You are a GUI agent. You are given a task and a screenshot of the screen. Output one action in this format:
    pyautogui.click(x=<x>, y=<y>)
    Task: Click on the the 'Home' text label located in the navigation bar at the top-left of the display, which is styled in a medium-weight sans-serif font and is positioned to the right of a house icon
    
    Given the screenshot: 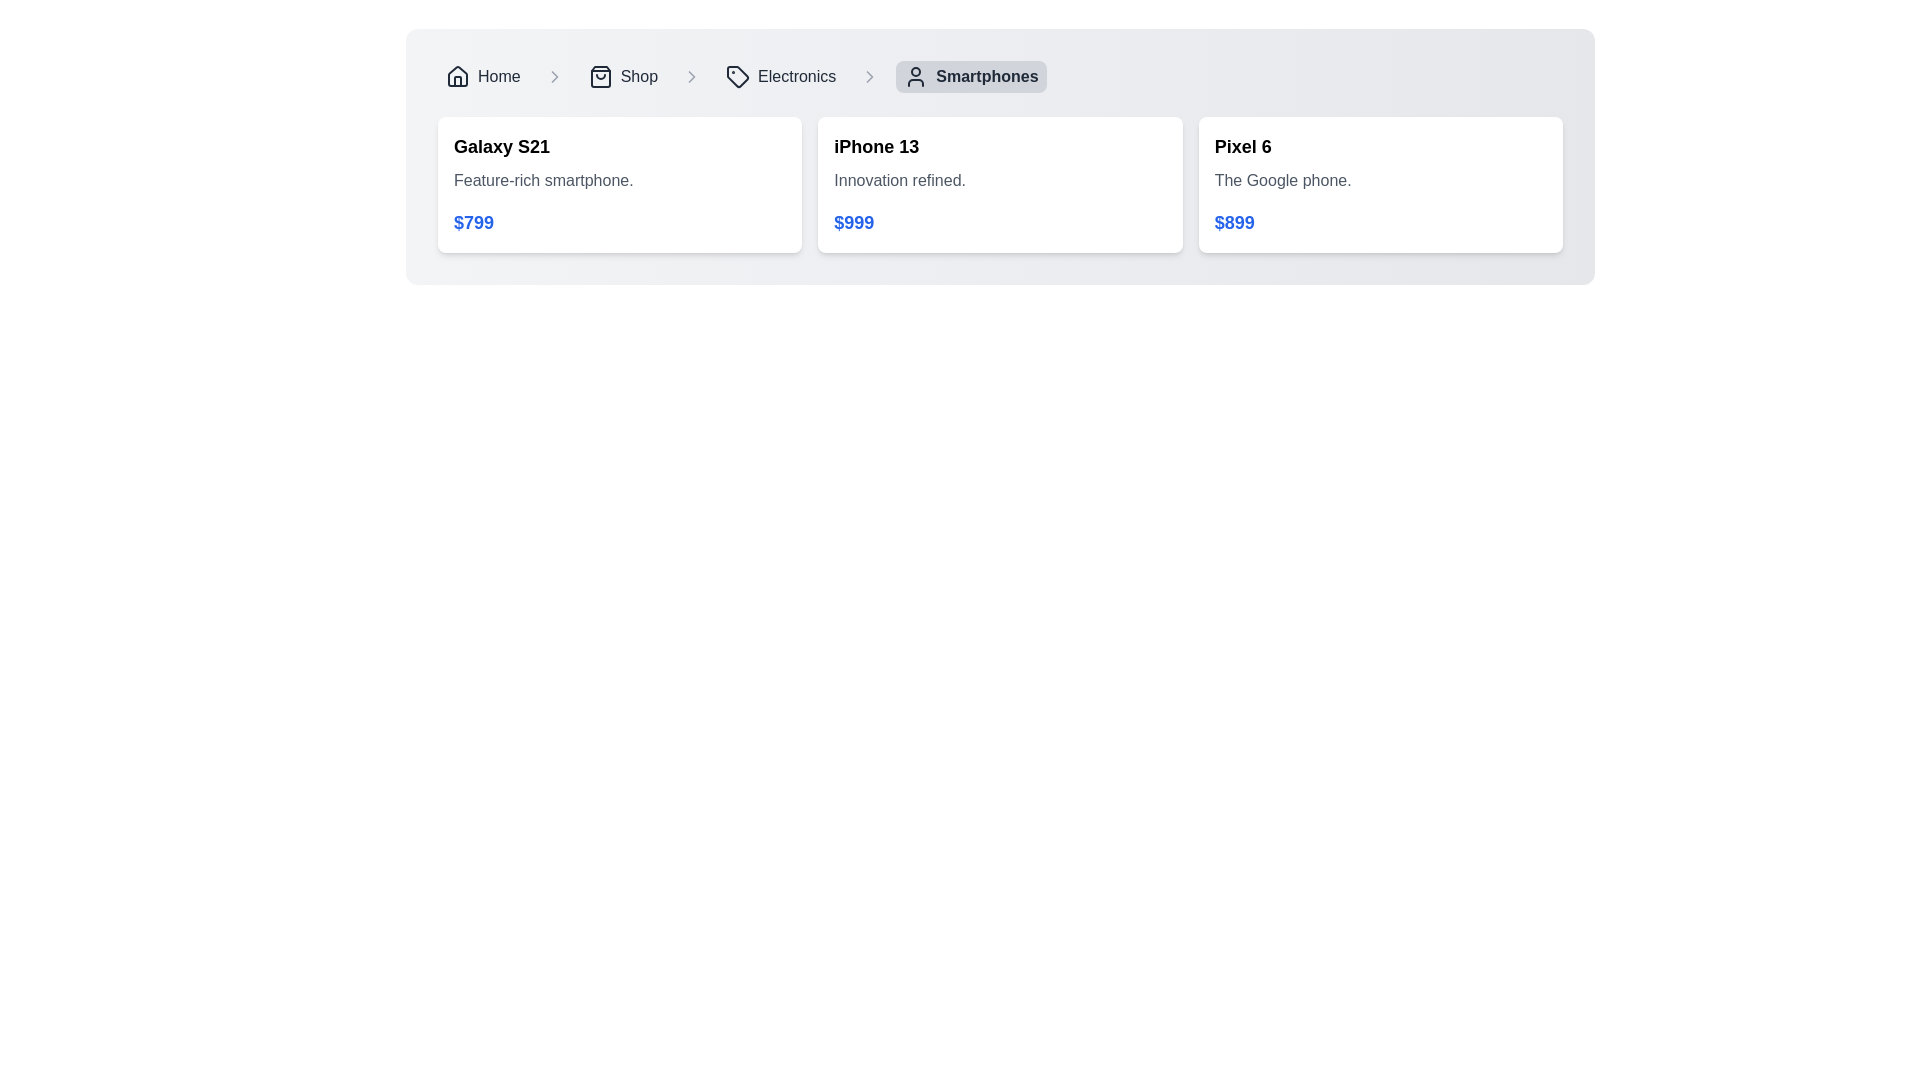 What is the action you would take?
    pyautogui.click(x=499, y=76)
    